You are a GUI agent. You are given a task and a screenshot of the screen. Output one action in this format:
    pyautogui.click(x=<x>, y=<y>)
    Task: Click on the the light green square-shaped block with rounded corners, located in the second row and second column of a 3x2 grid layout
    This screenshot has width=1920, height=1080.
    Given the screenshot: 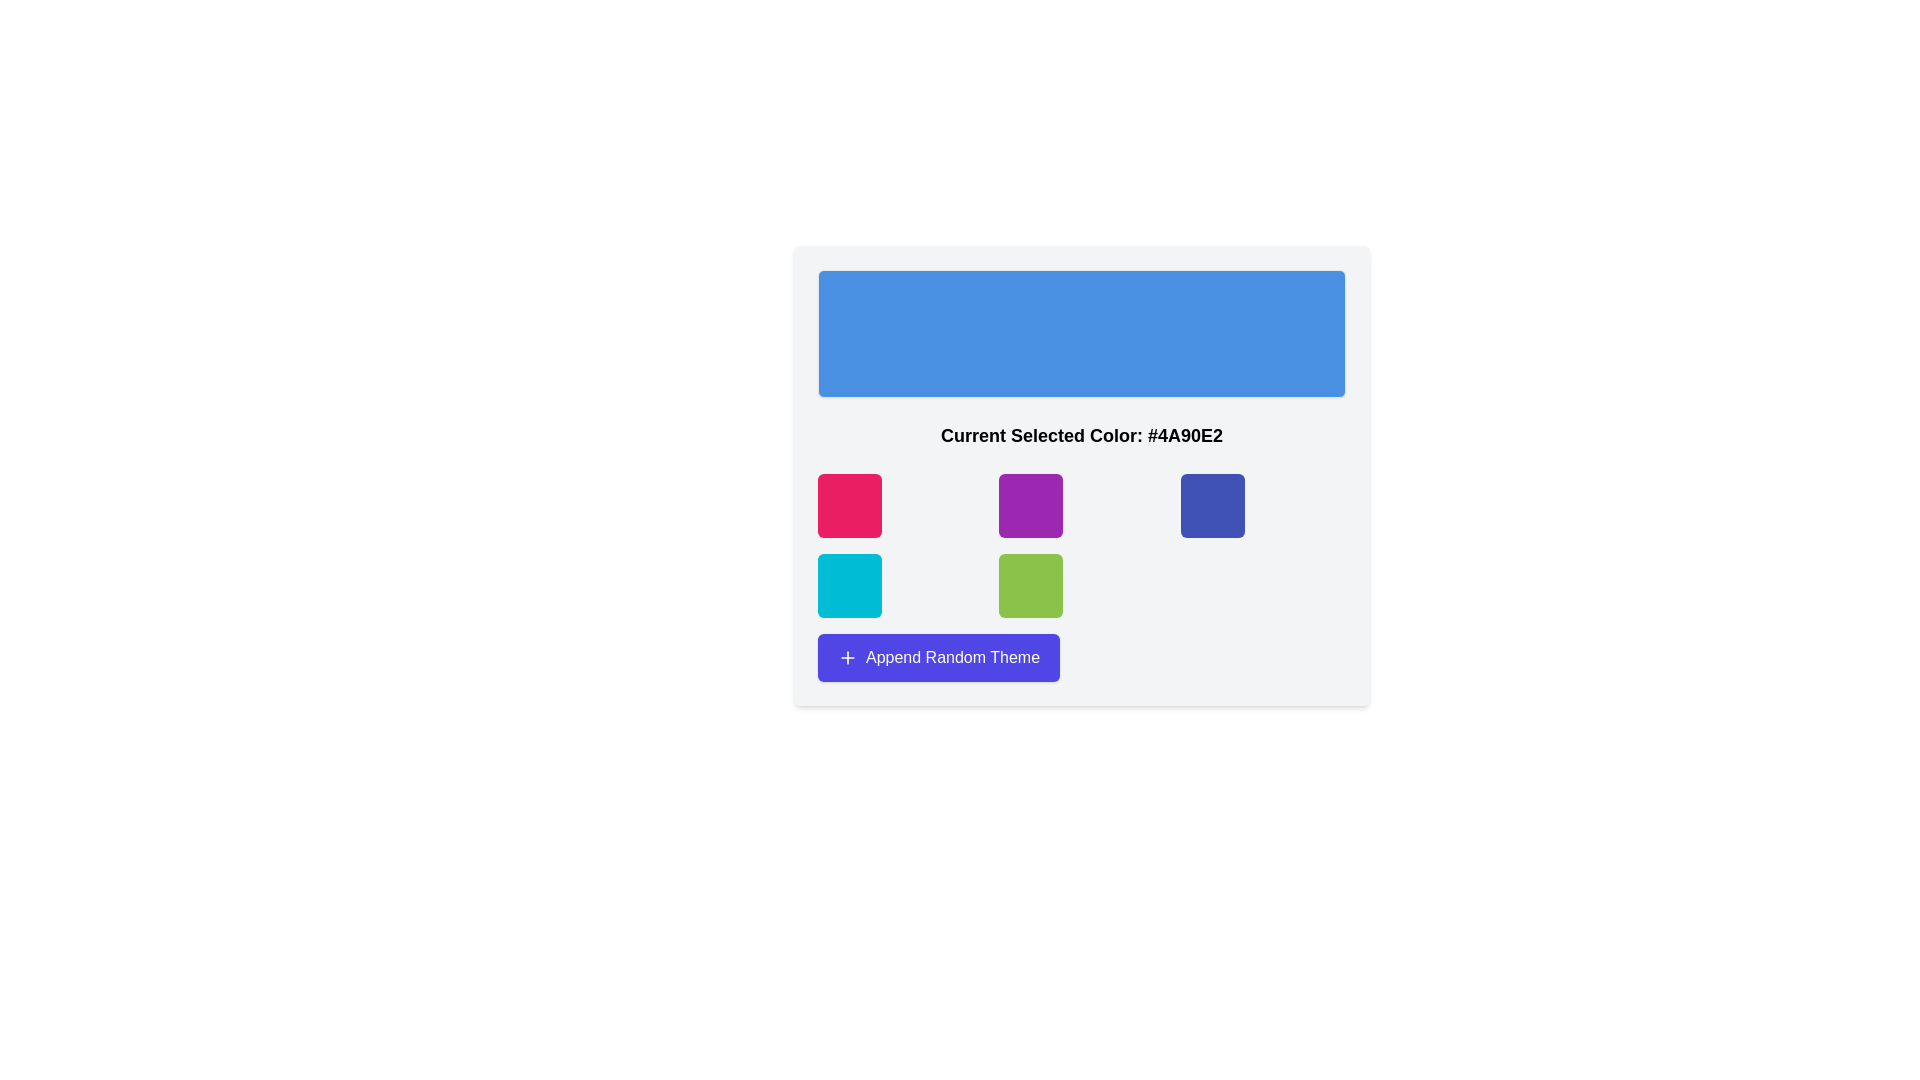 What is the action you would take?
    pyautogui.click(x=1031, y=585)
    